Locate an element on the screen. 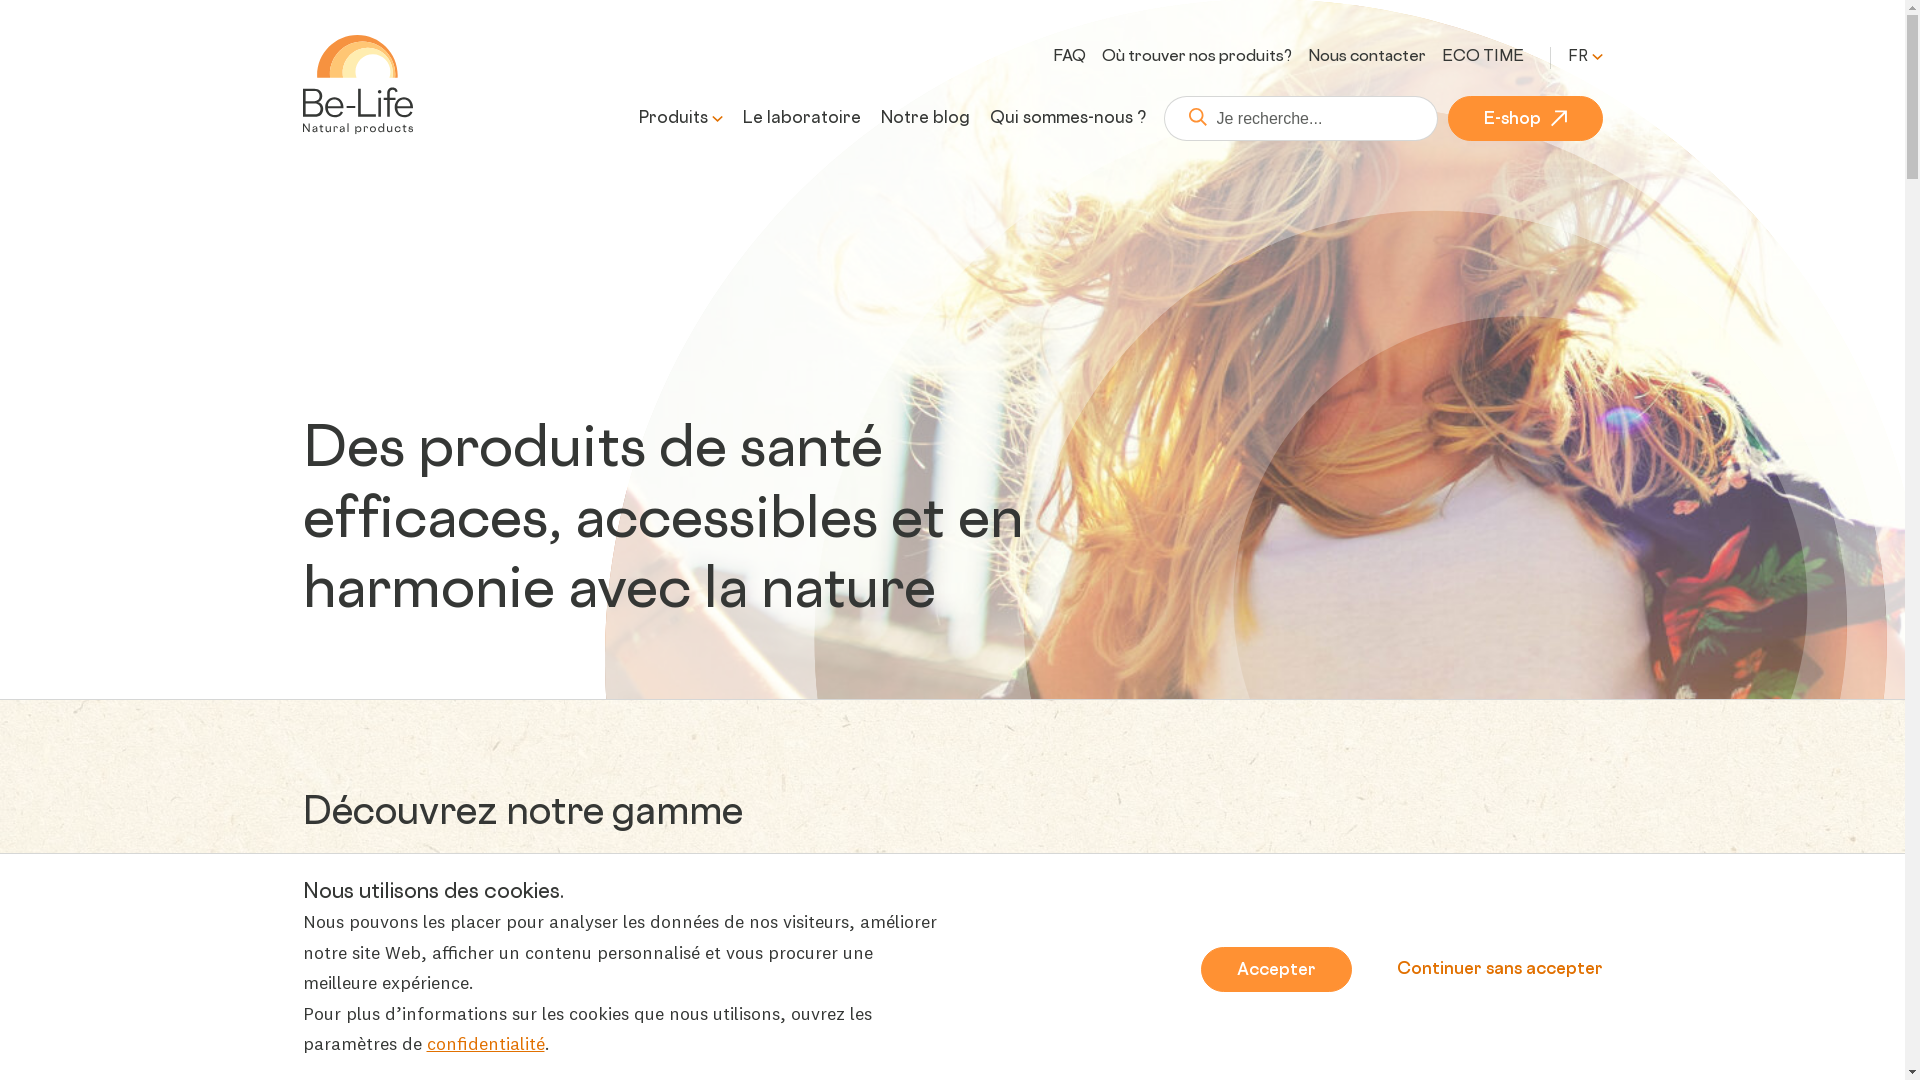 The width and height of the screenshot is (1920, 1080). 'FAQ' is located at coordinates (1067, 56).